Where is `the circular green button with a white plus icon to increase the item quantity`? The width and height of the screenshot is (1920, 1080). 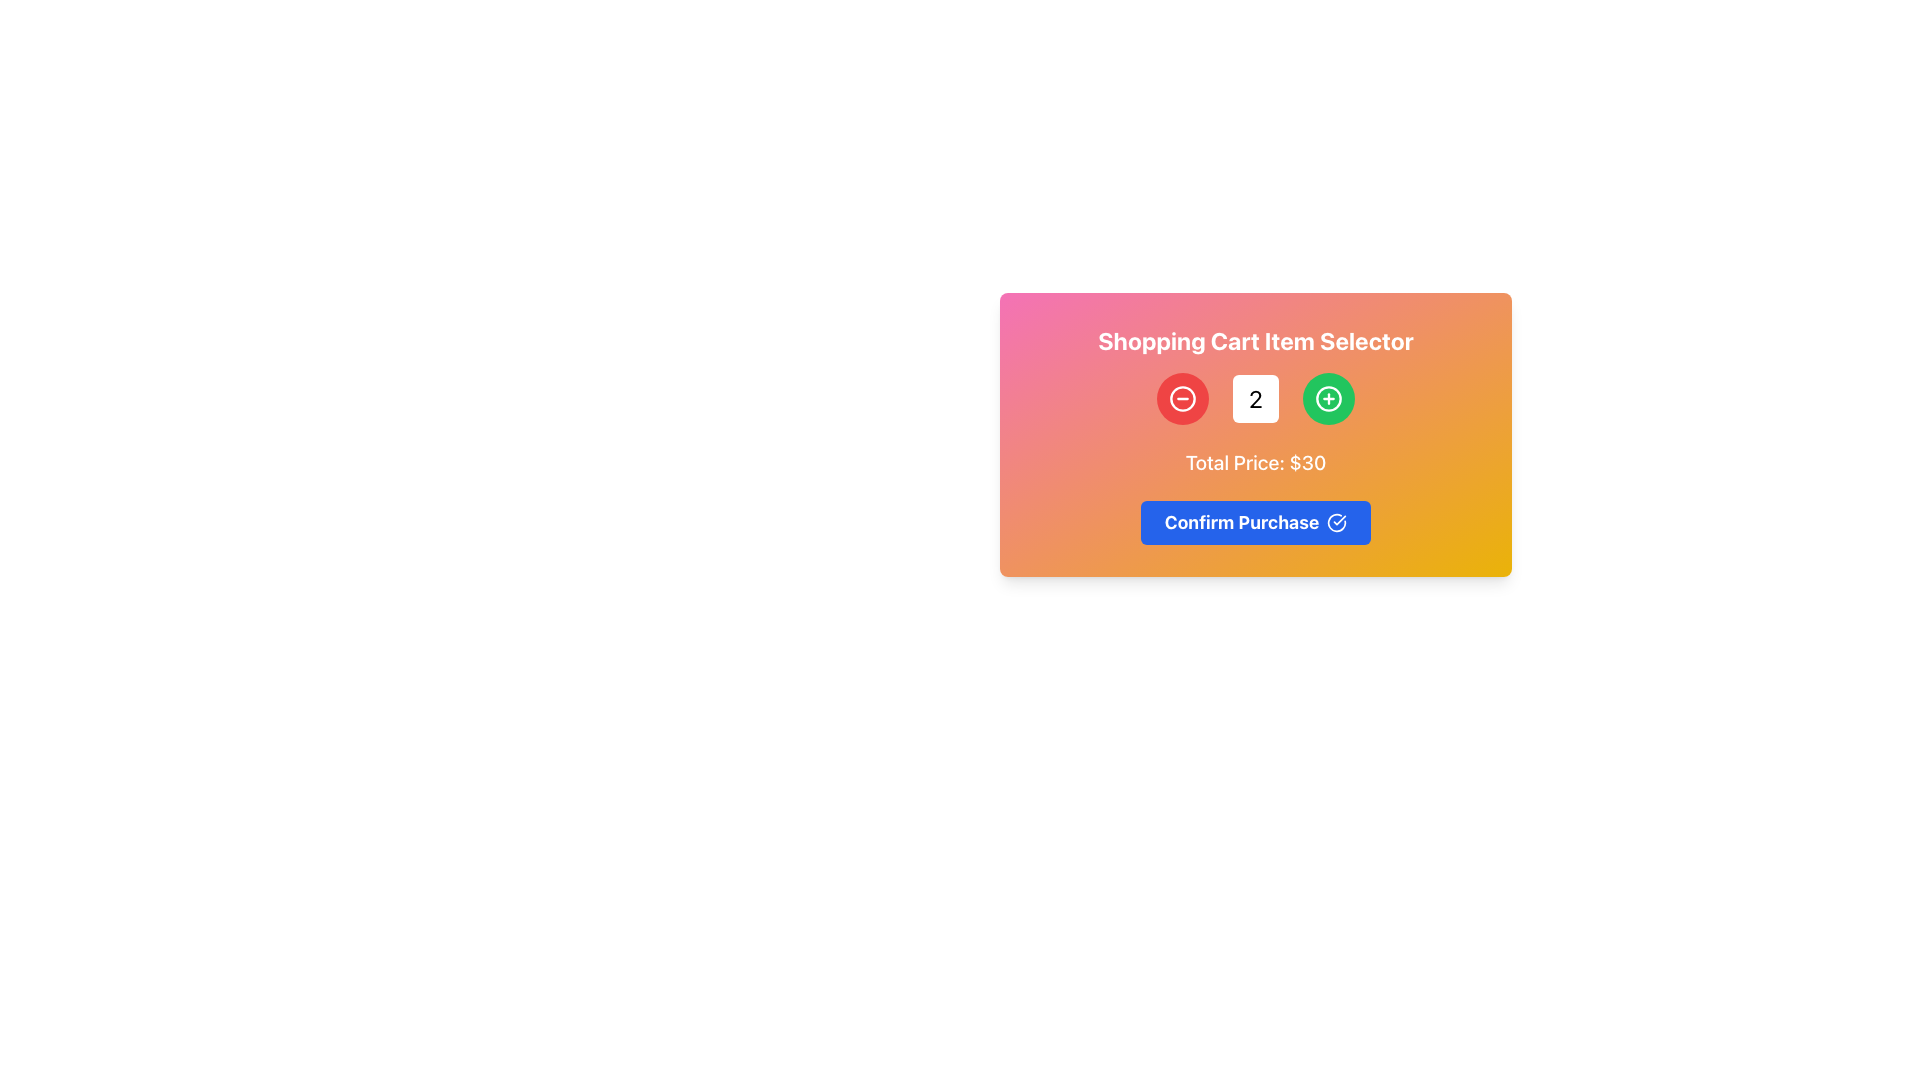
the circular green button with a white plus icon to increase the item quantity is located at coordinates (1328, 398).